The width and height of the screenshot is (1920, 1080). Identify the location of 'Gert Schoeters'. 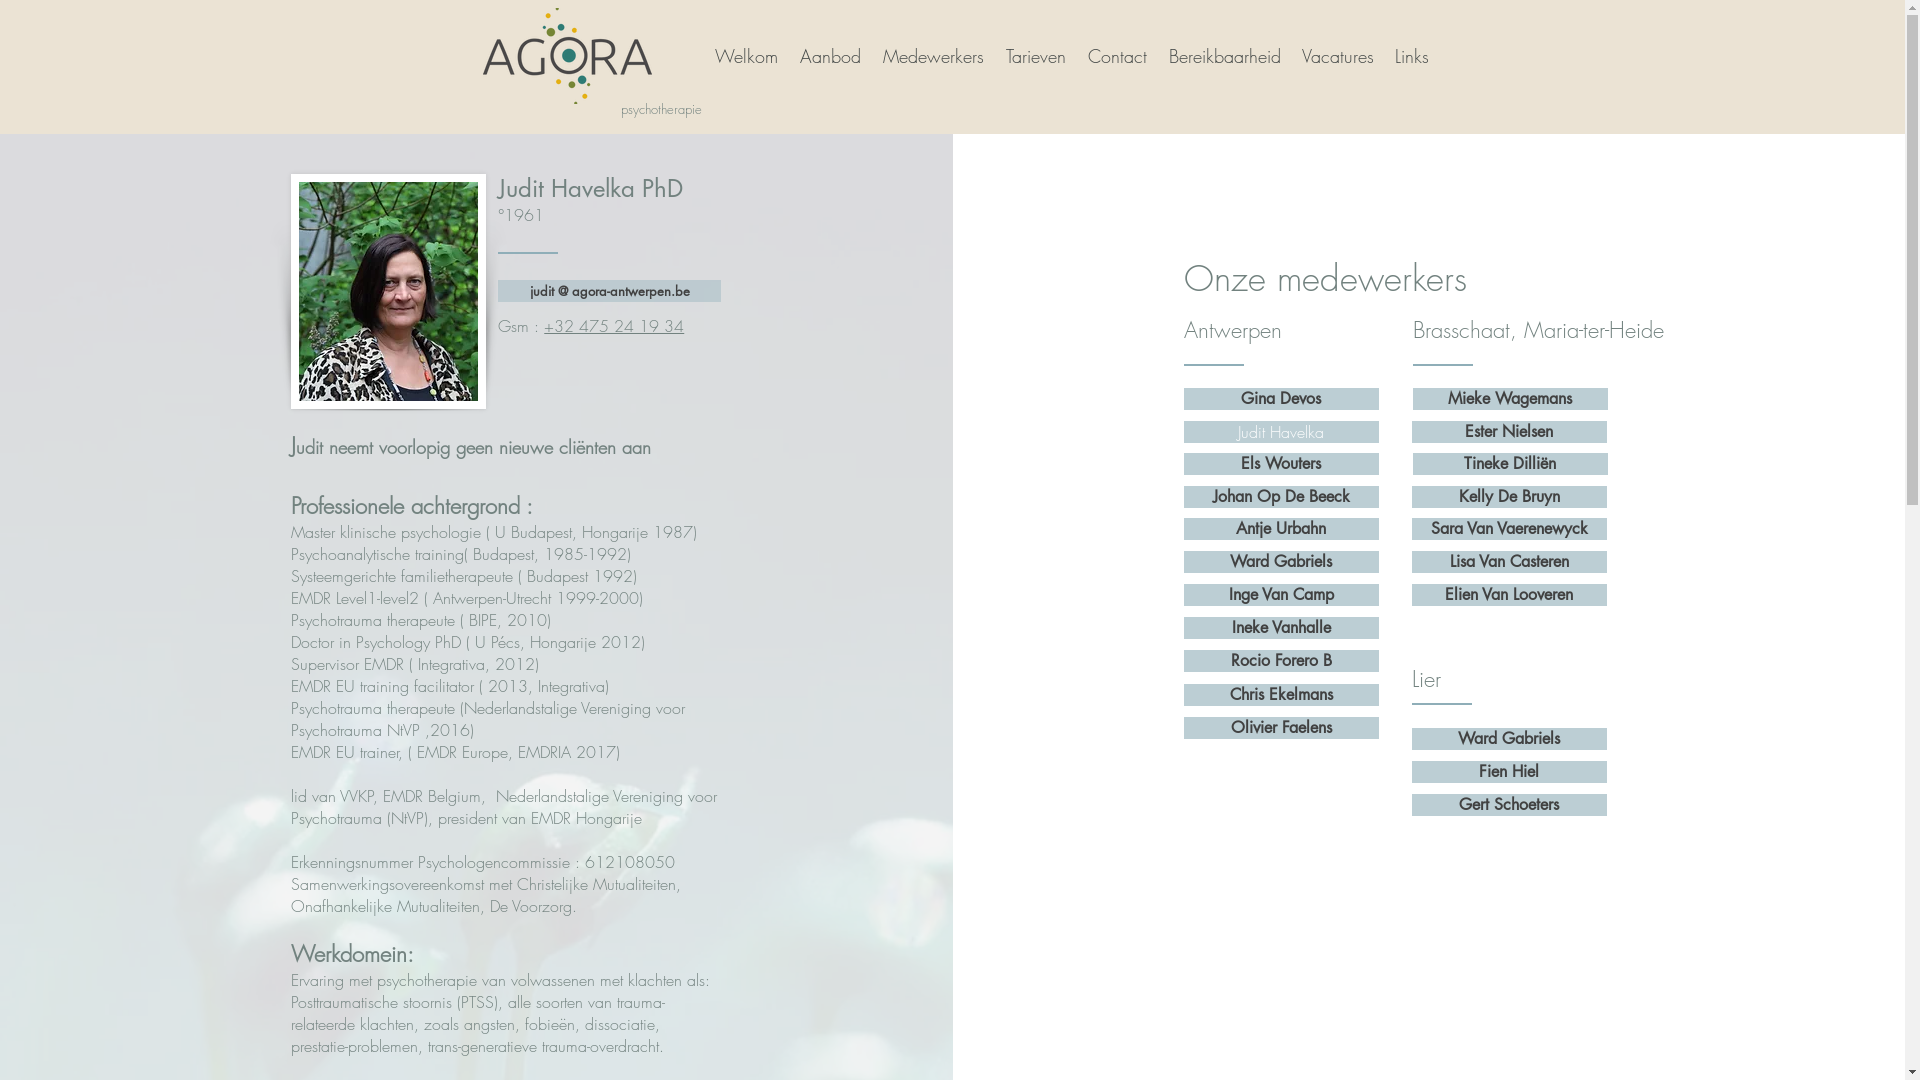
(1509, 804).